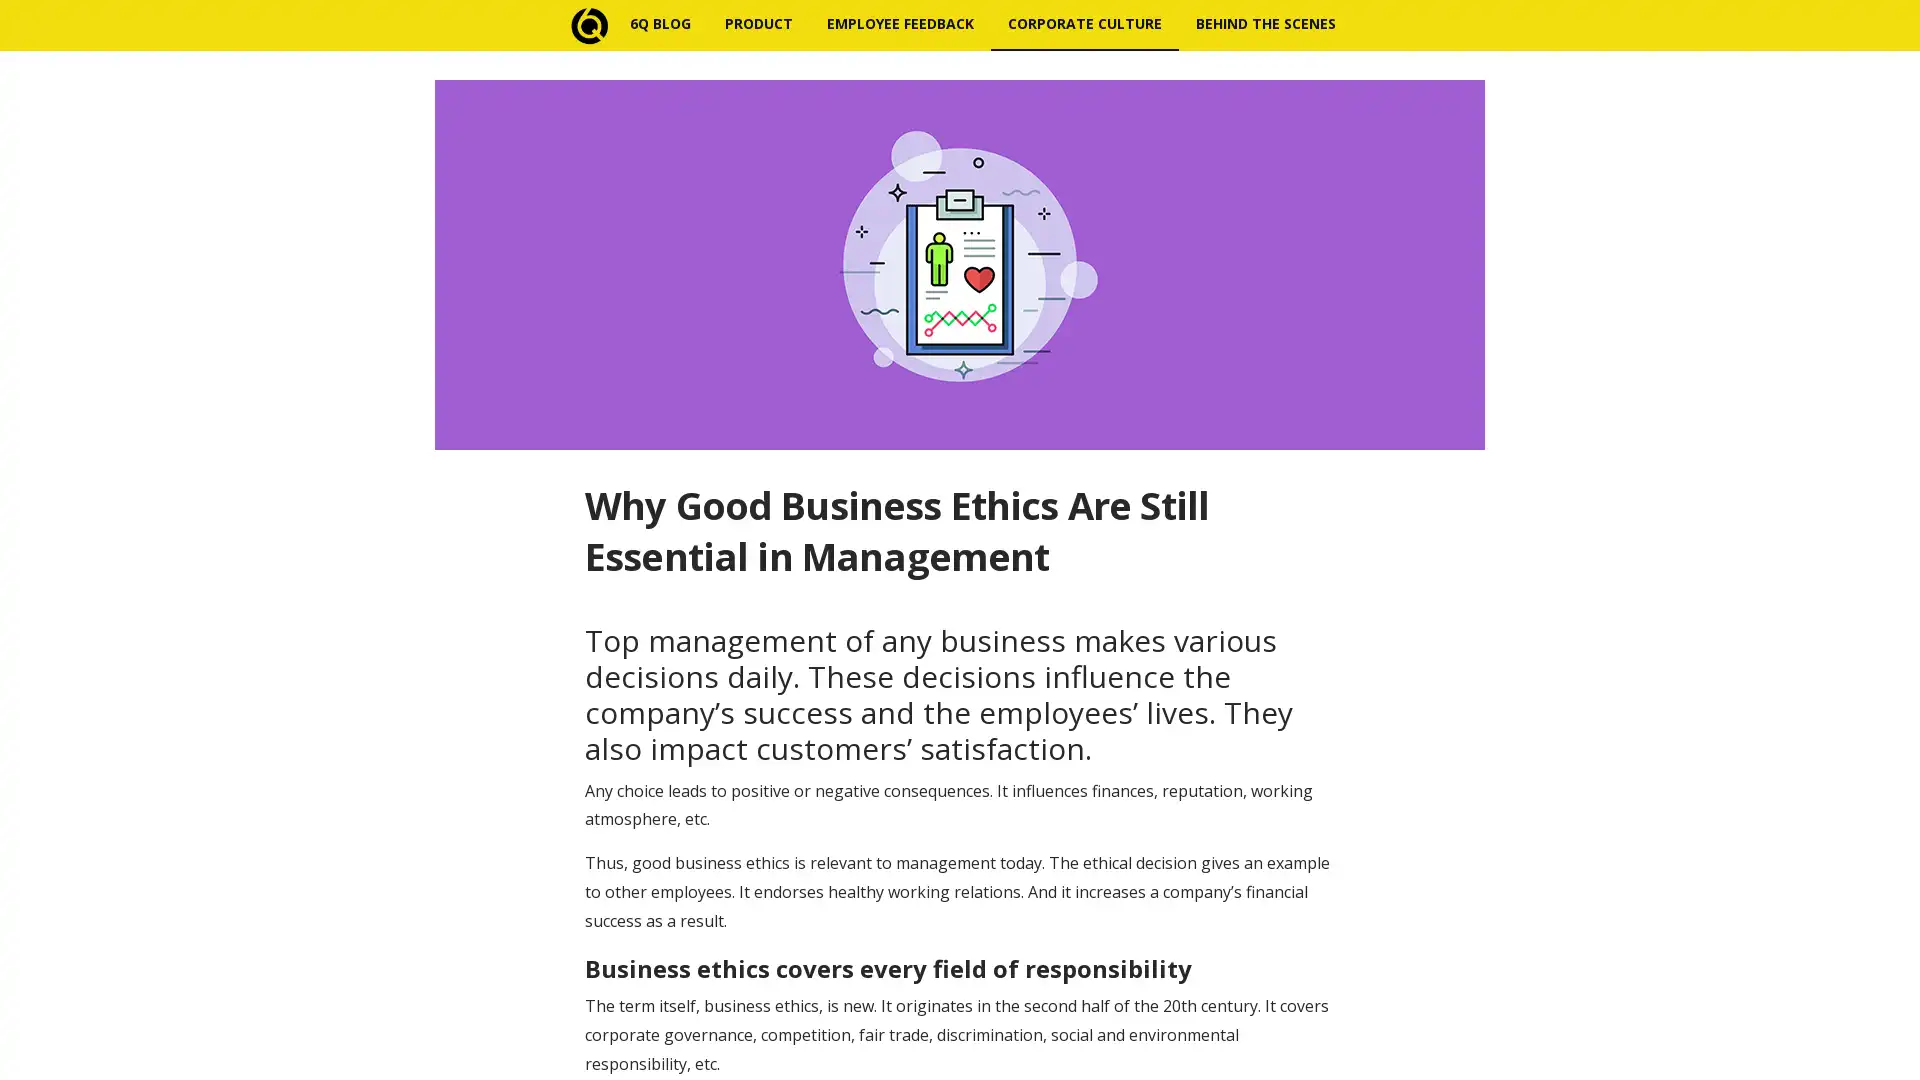 The image size is (1920, 1080). What do you see at coordinates (1180, 1051) in the screenshot?
I see `Subscribe` at bounding box center [1180, 1051].